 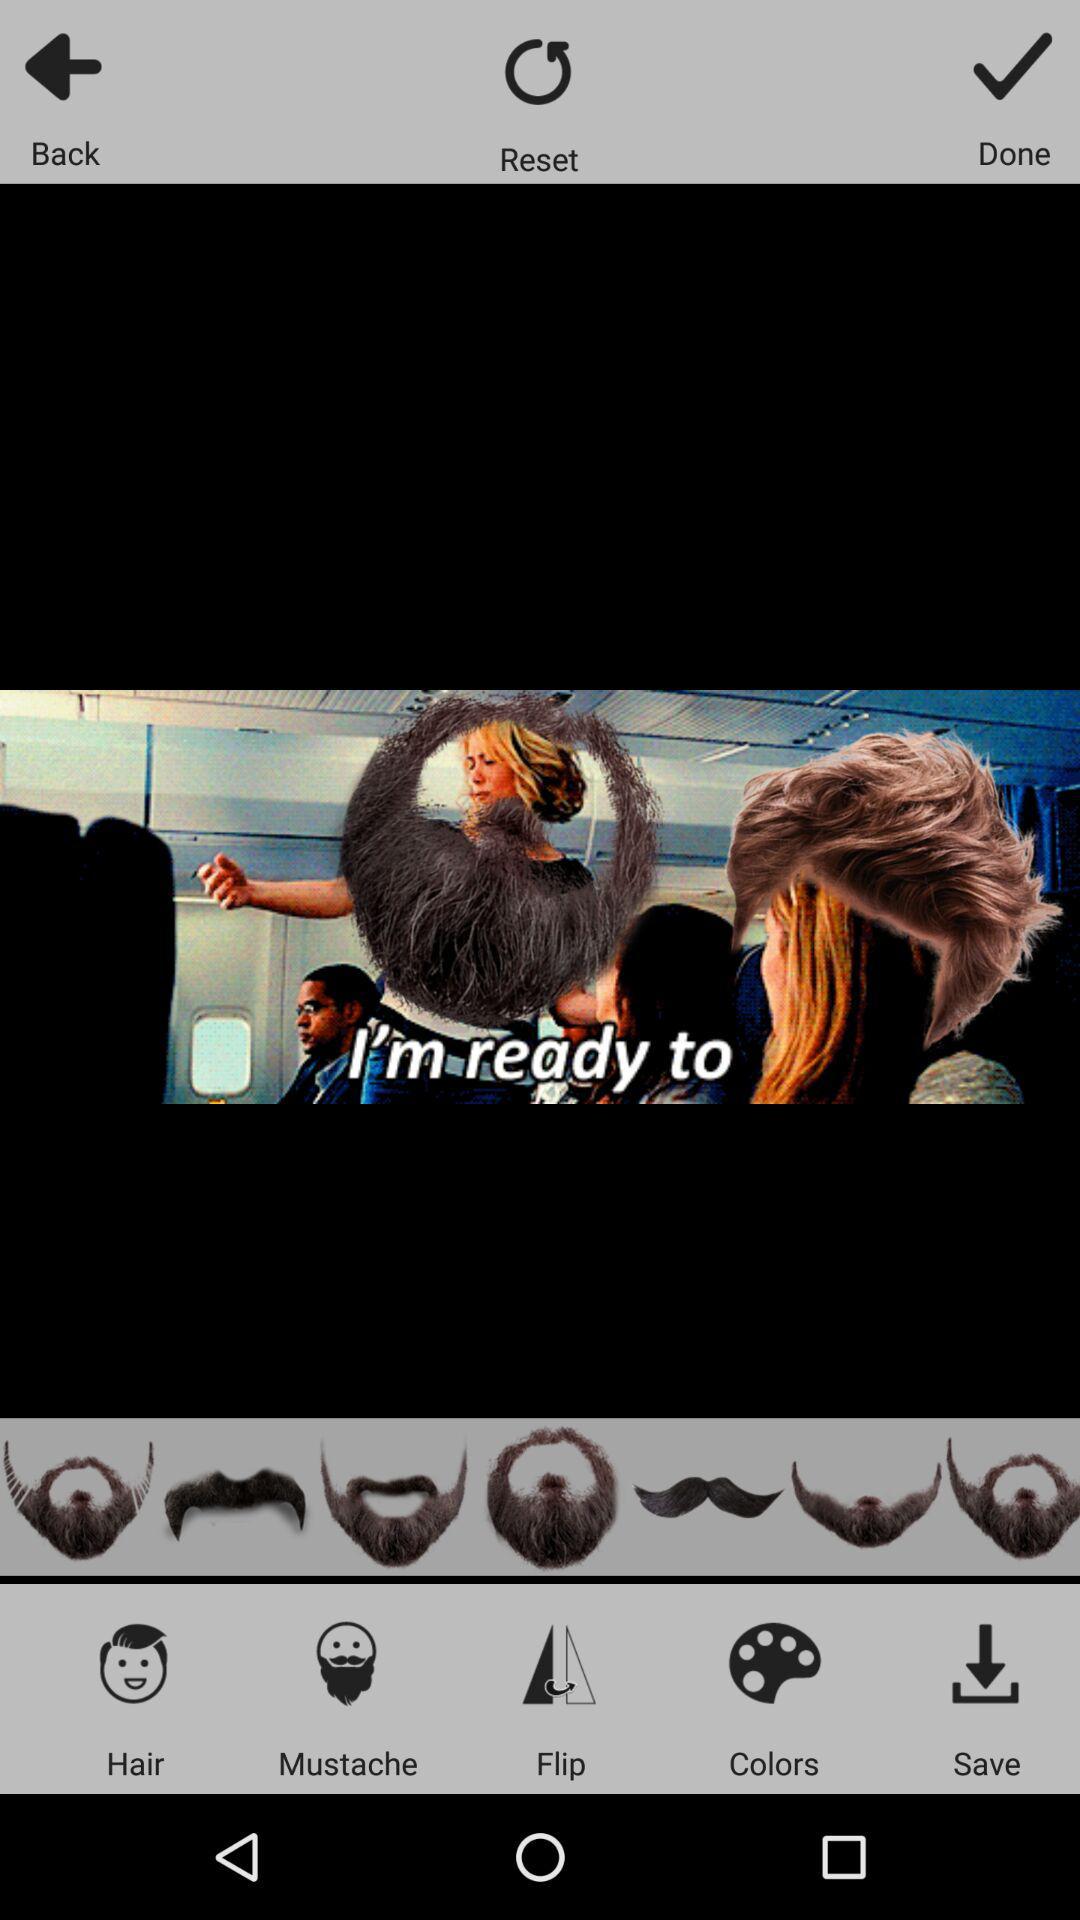 What do you see at coordinates (346, 1662) in the screenshot?
I see `mustache` at bounding box center [346, 1662].